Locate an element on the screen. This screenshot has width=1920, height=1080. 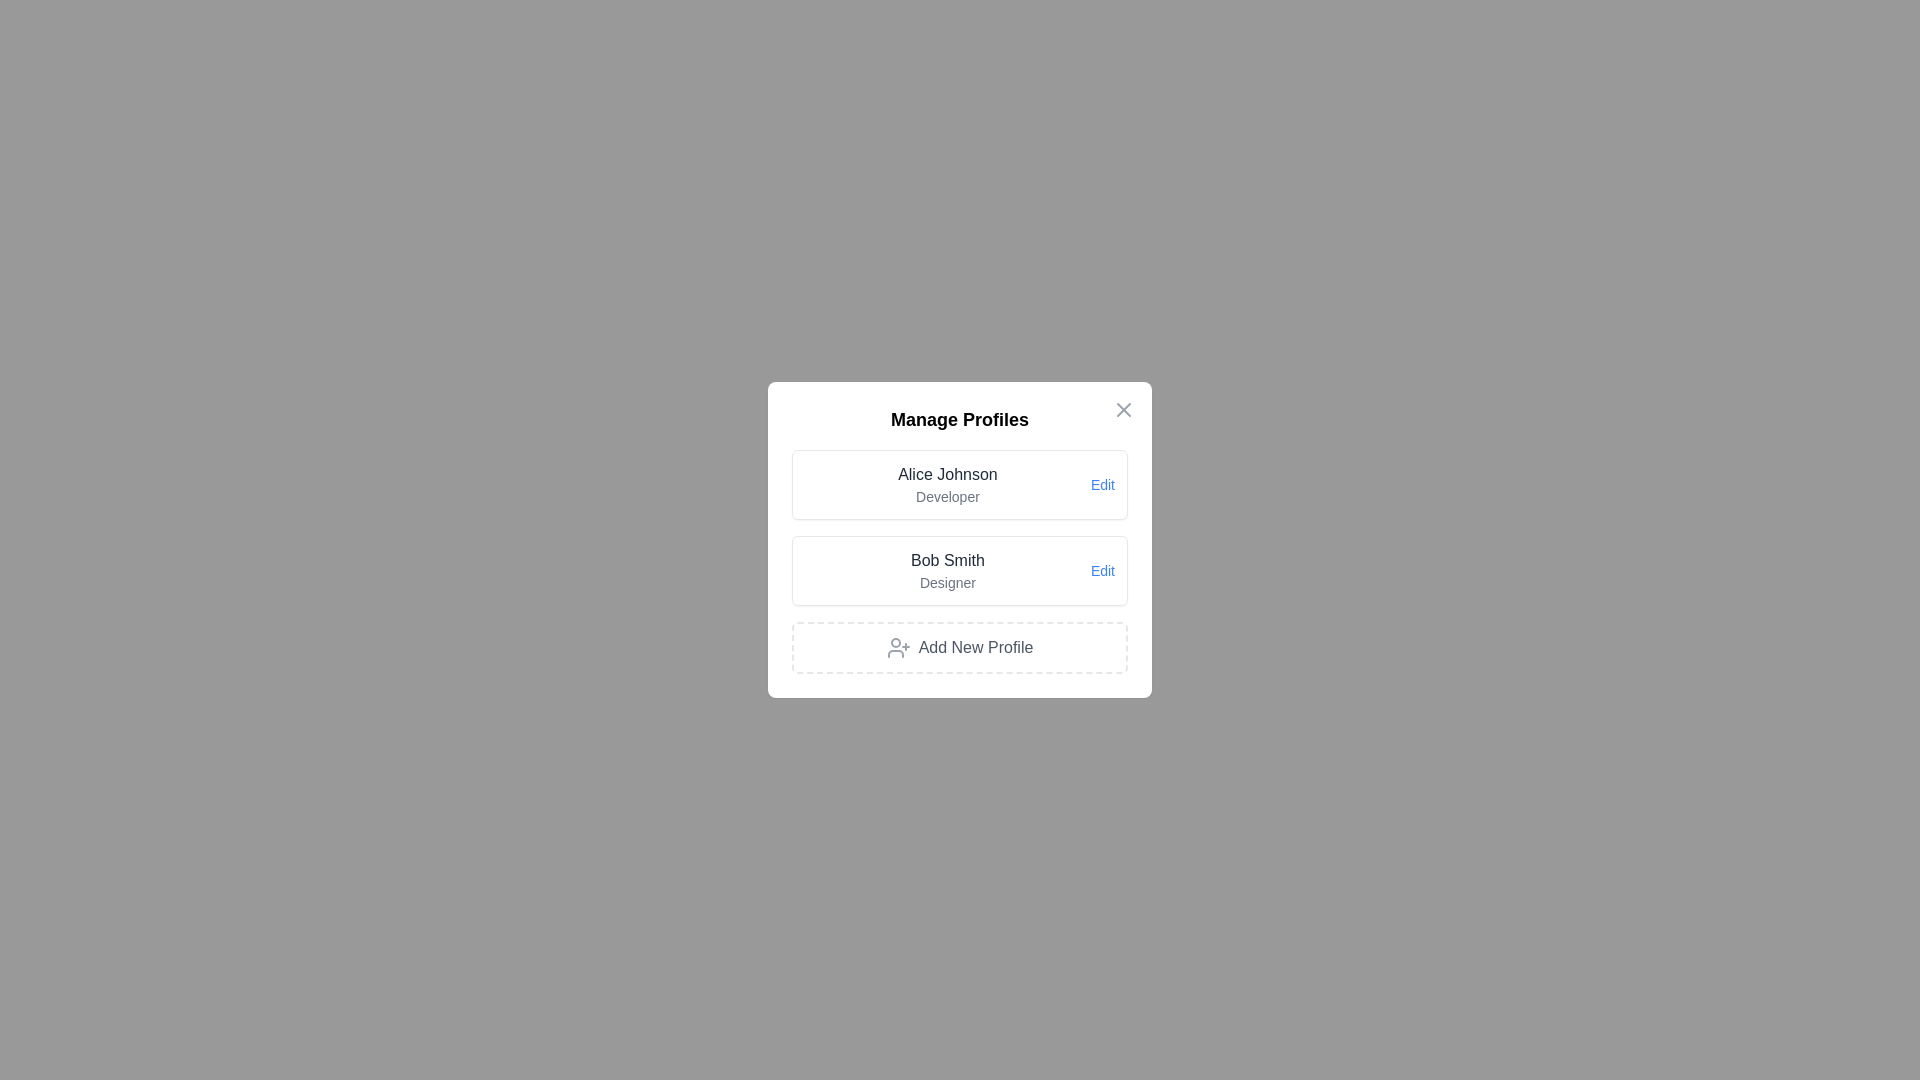
'Add New Profile' button to initiate adding a new profile is located at coordinates (960, 648).